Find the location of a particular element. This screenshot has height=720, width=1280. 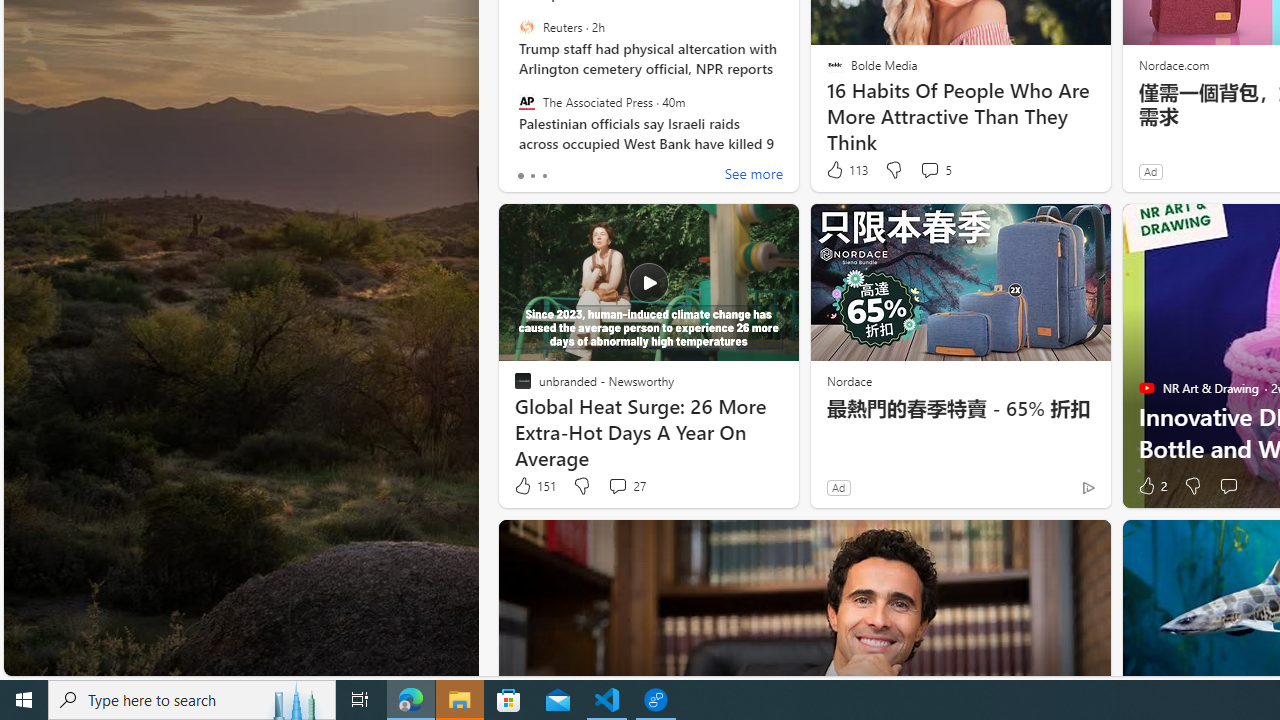

'Start the conversation' is located at coordinates (1227, 486).